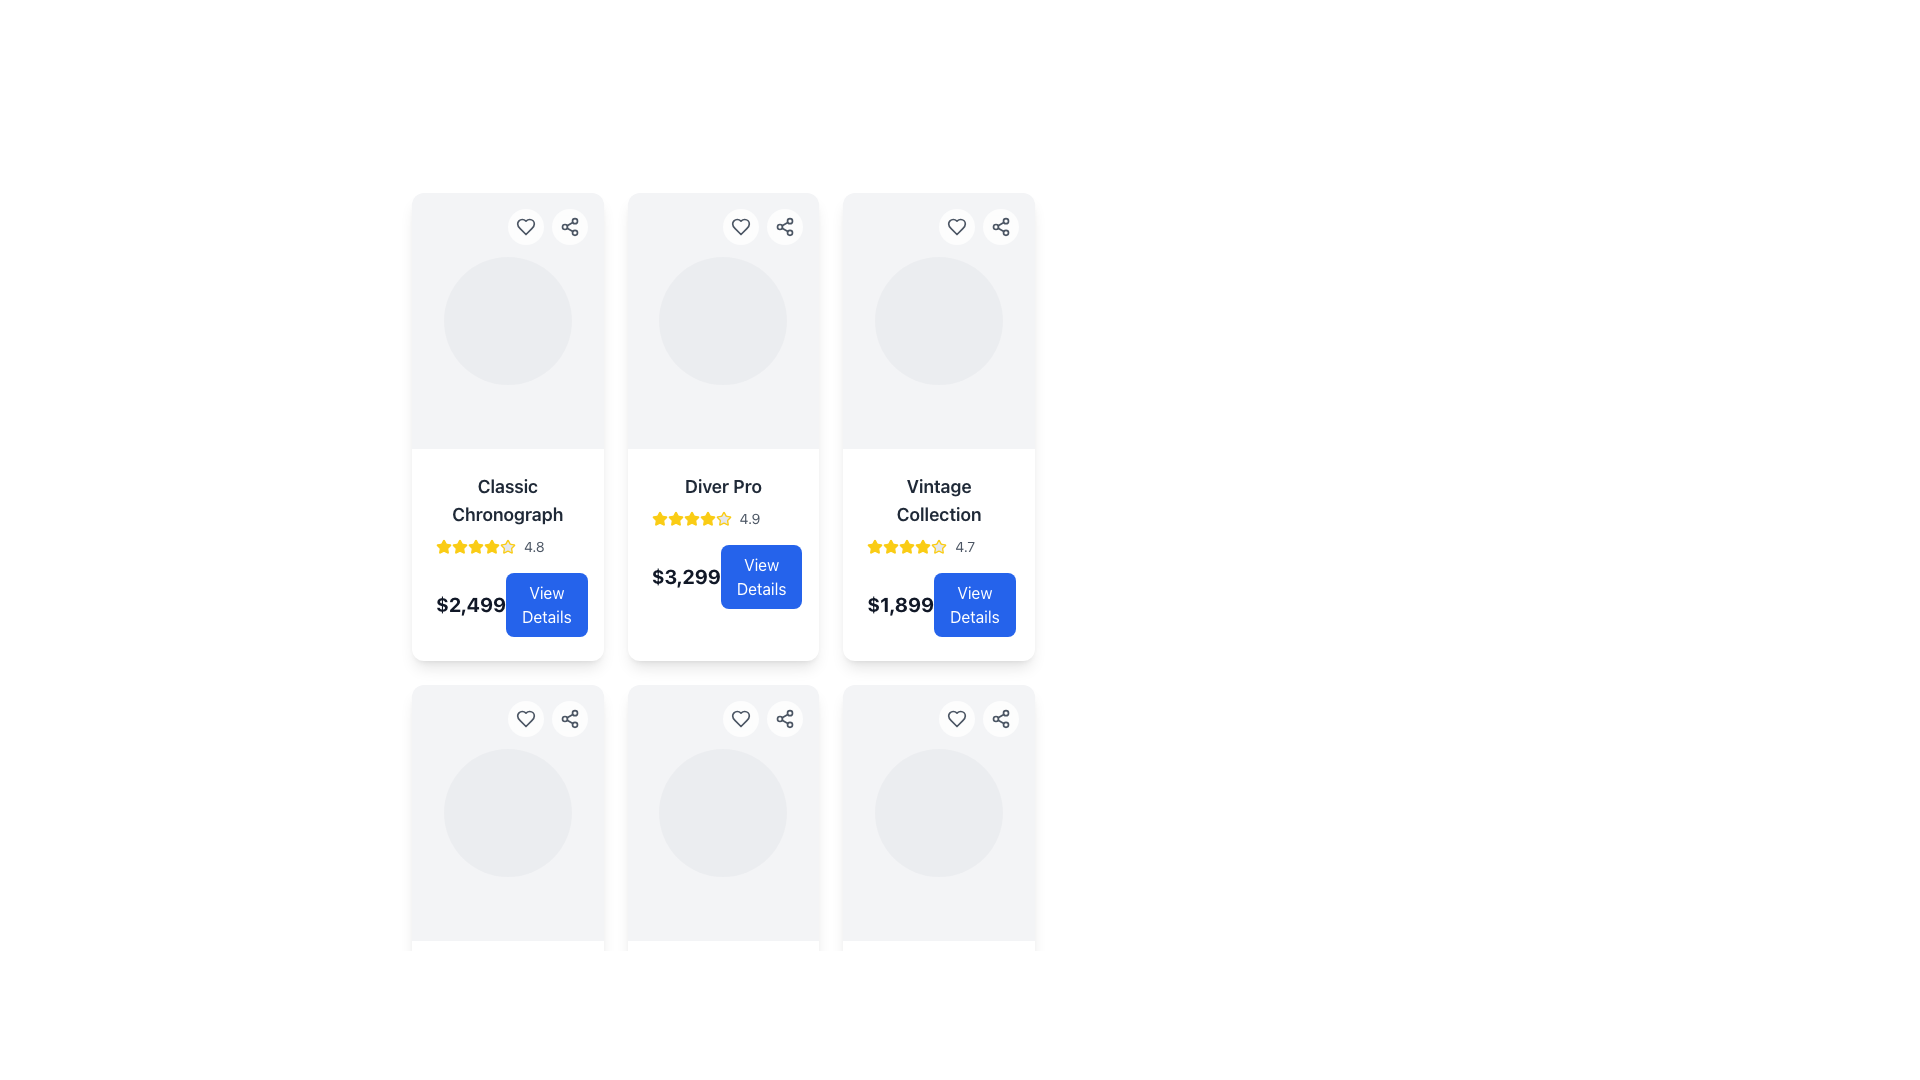 The width and height of the screenshot is (1920, 1080). Describe the element at coordinates (760, 577) in the screenshot. I see `the button located in the middle card of a three-card grid layout, positioned beneath the price text '$3,299' and aligned to the right, to trigger a visual style change` at that location.